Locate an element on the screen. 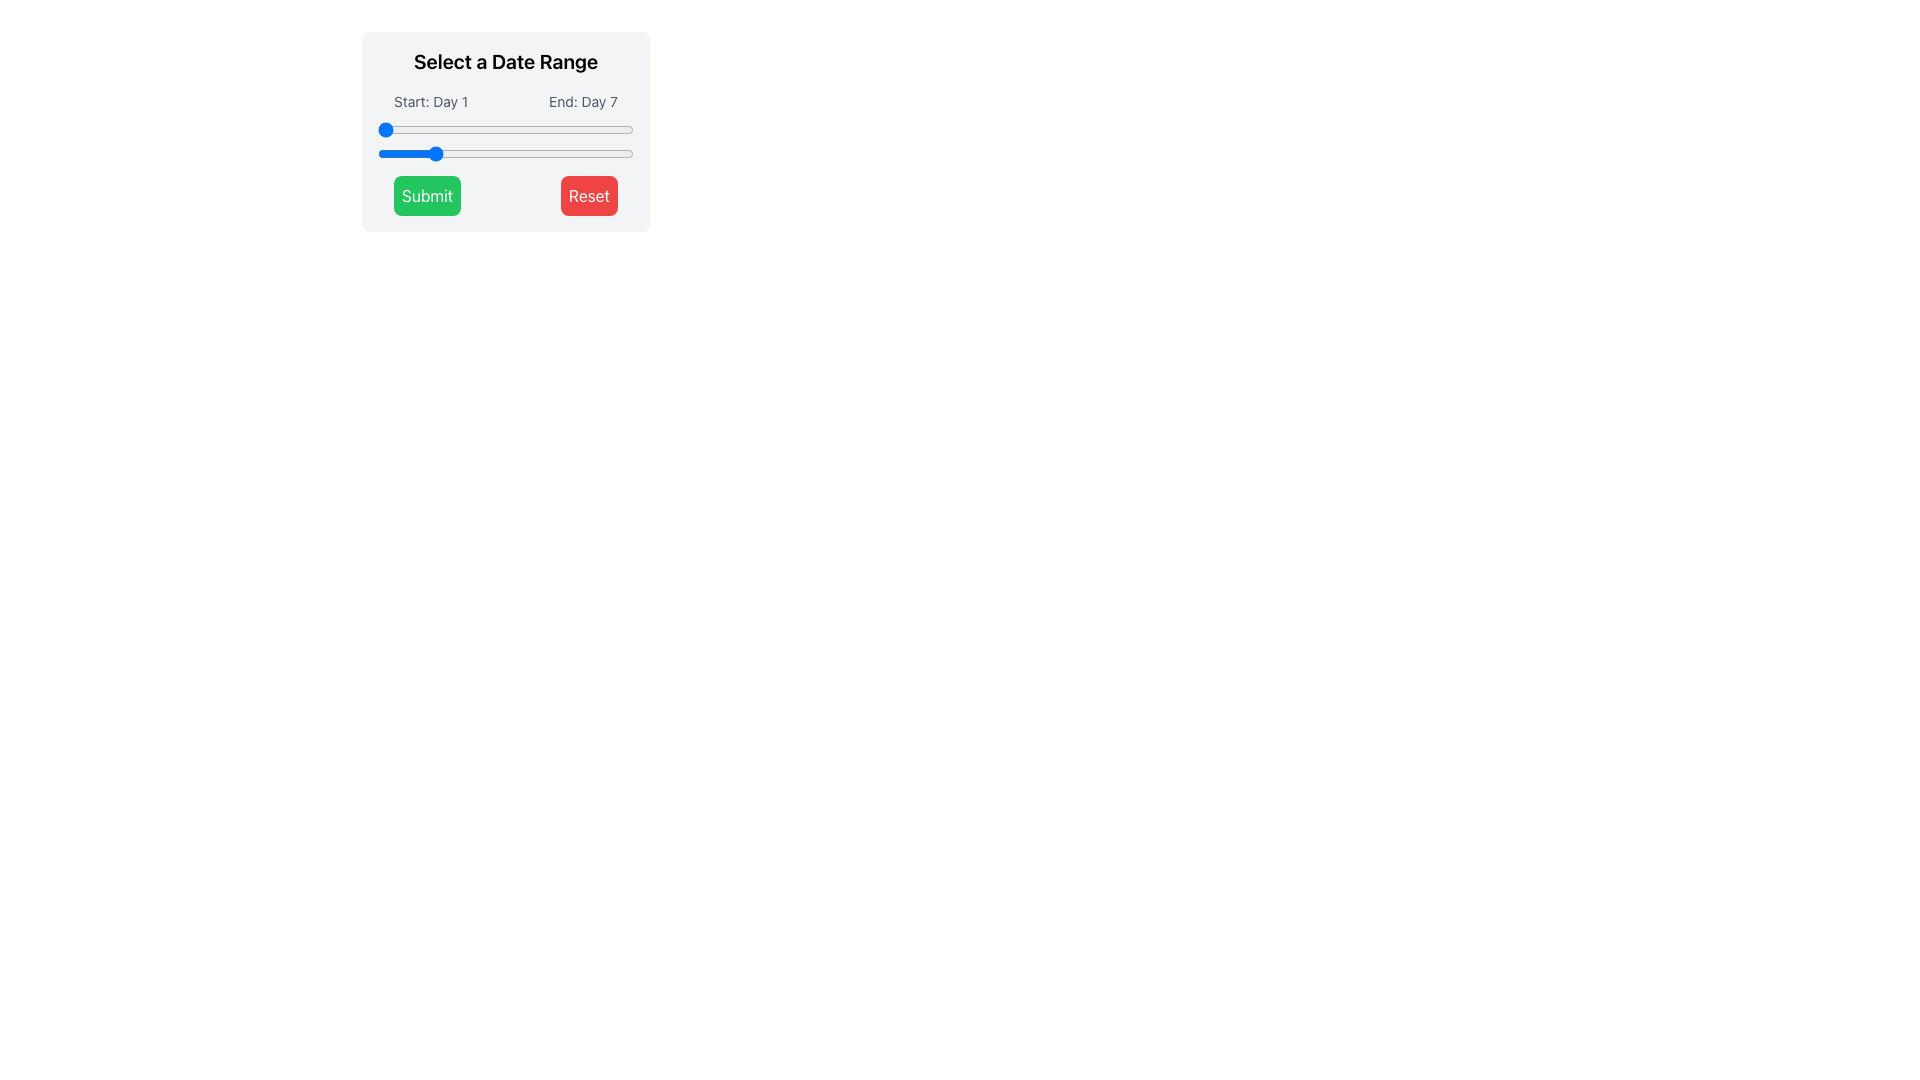 The image size is (1920, 1080). the slider is located at coordinates (501, 153).